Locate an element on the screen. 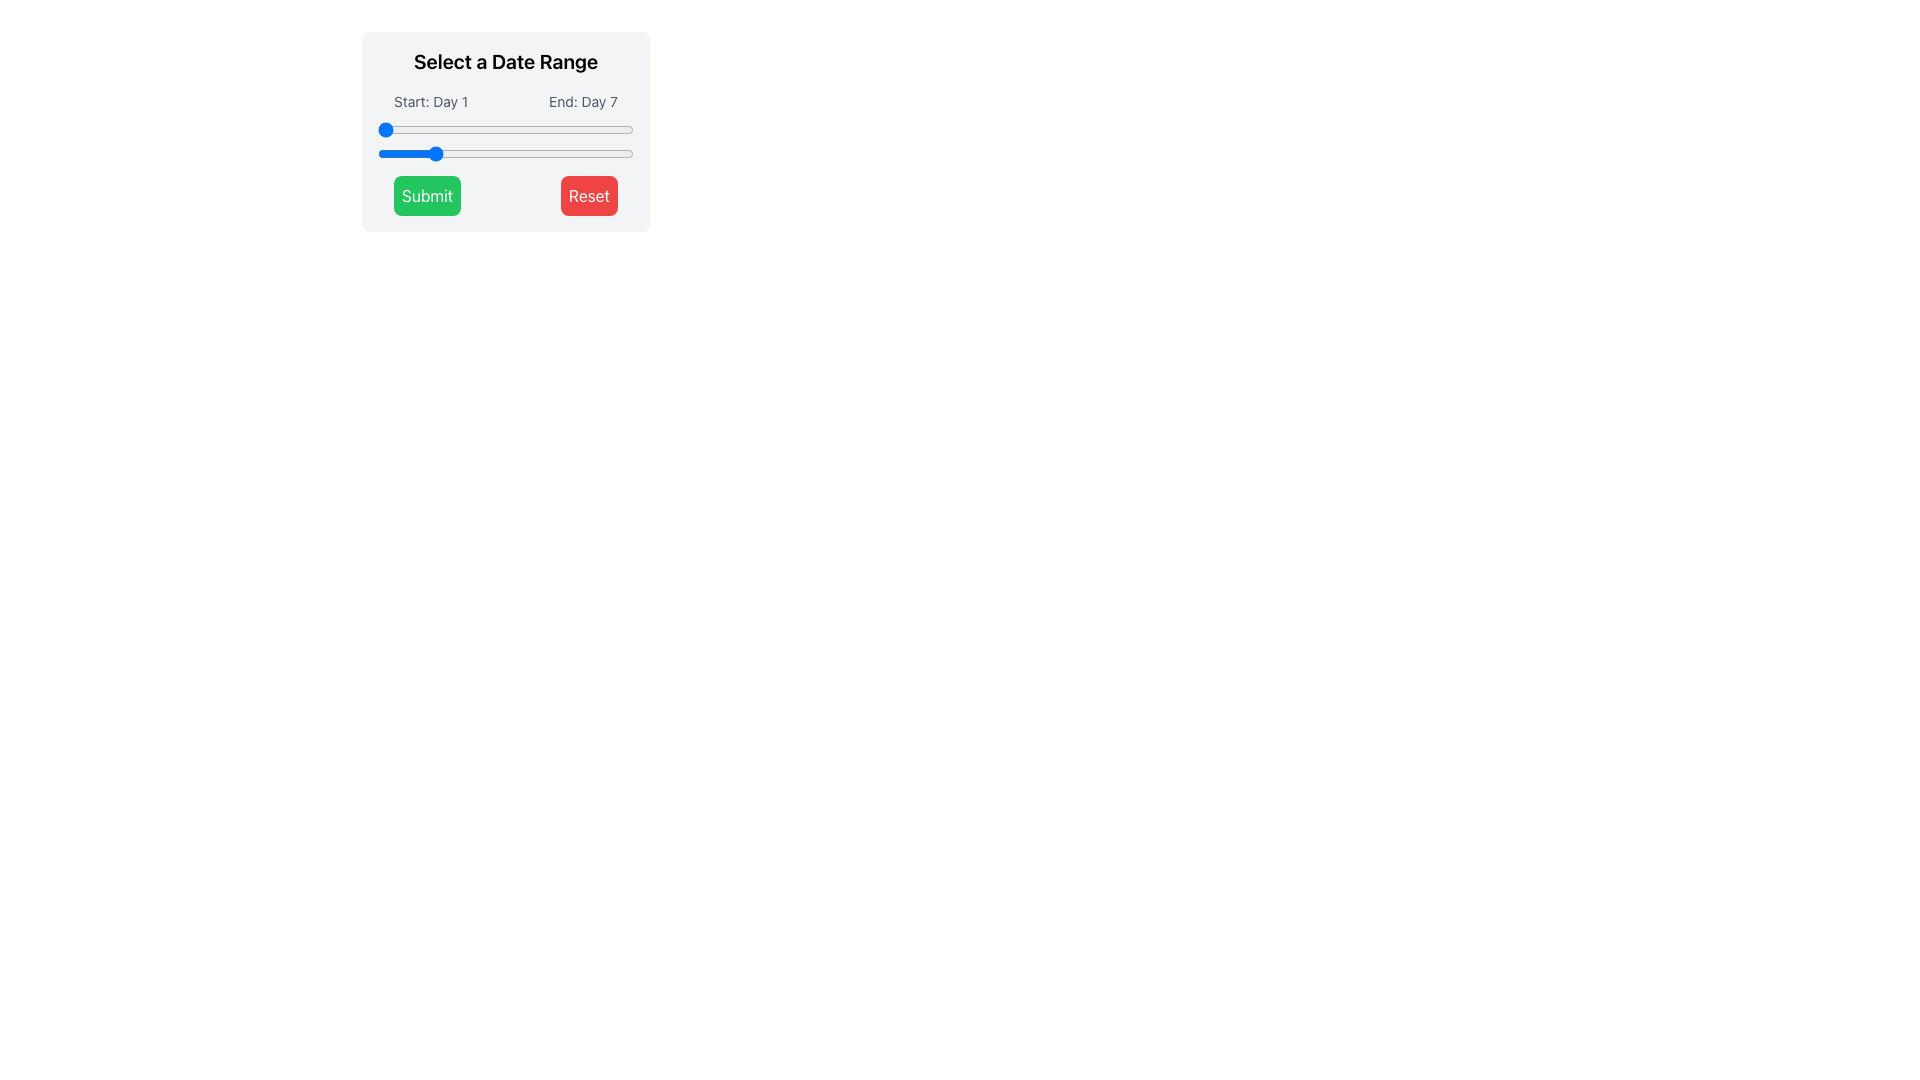 The image size is (1920, 1080). the slider is located at coordinates (501, 153).